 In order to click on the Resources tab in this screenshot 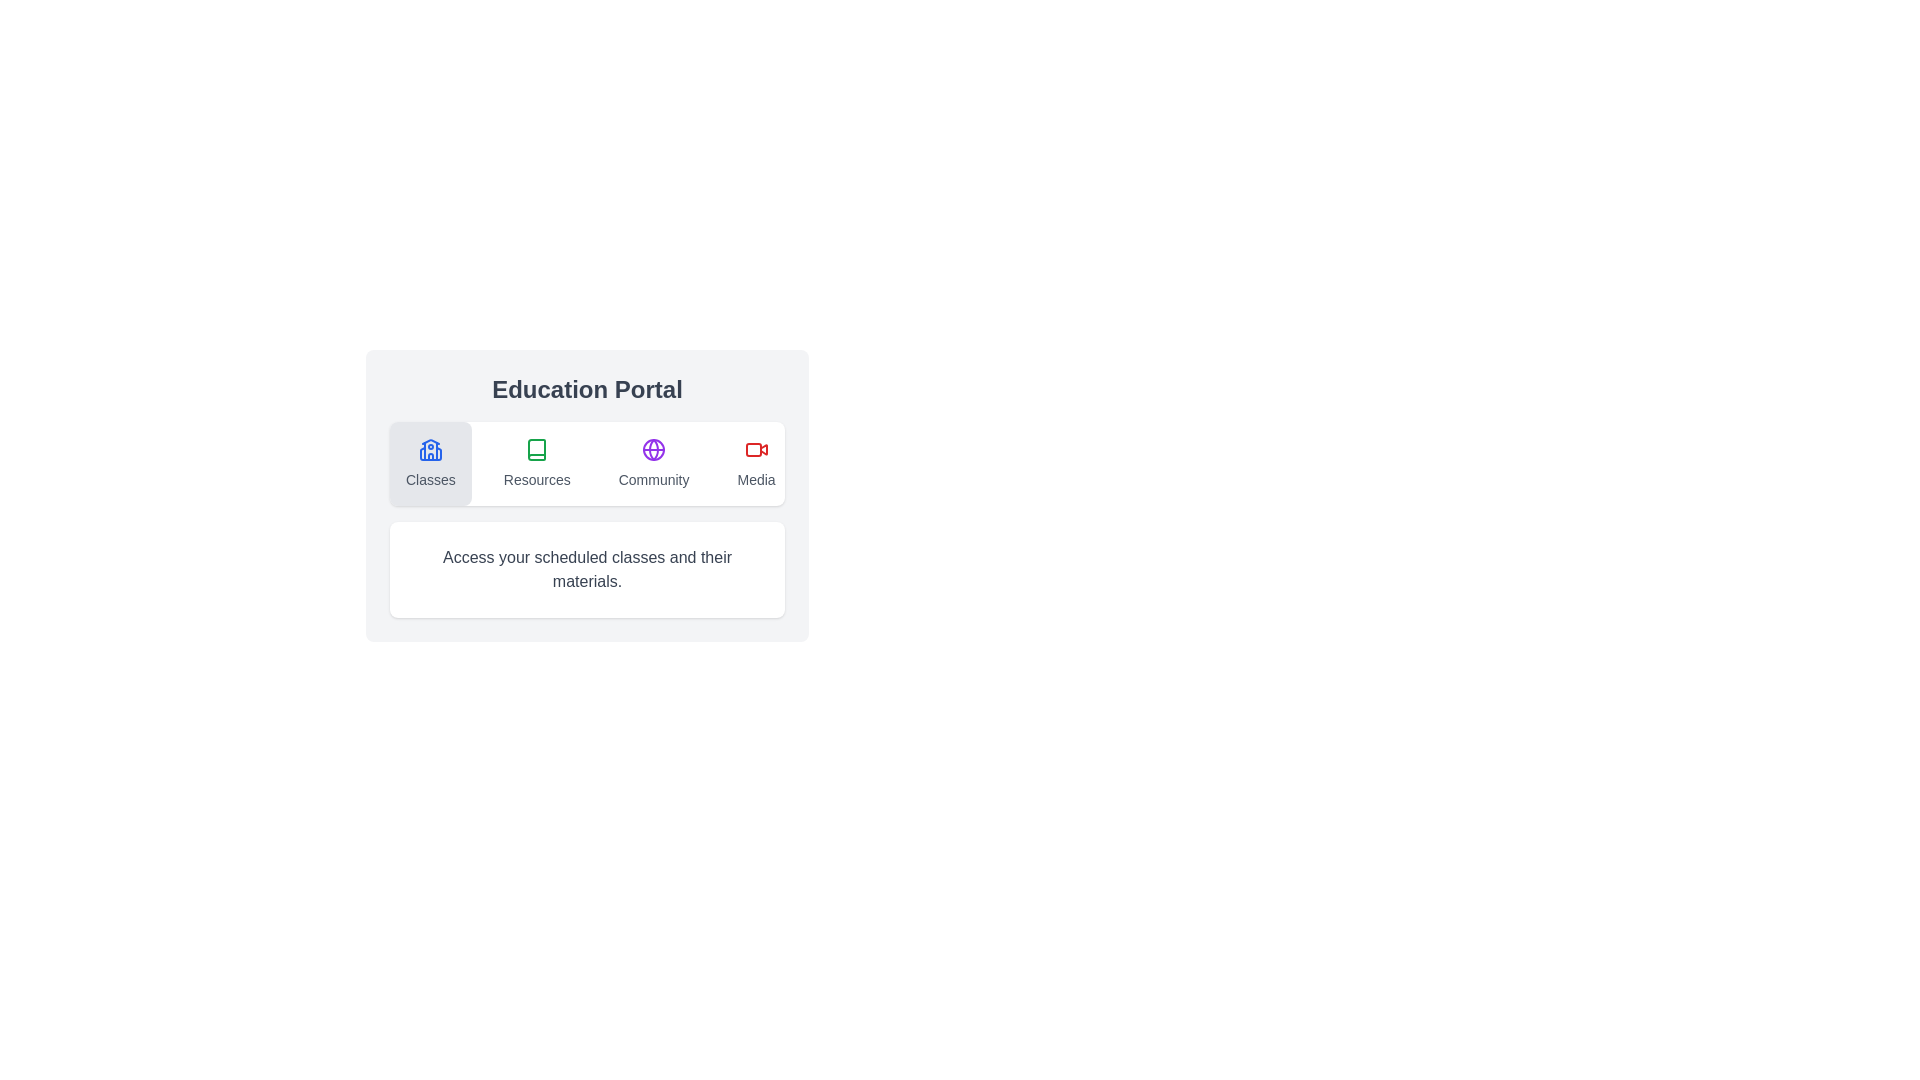, I will do `click(537, 463)`.